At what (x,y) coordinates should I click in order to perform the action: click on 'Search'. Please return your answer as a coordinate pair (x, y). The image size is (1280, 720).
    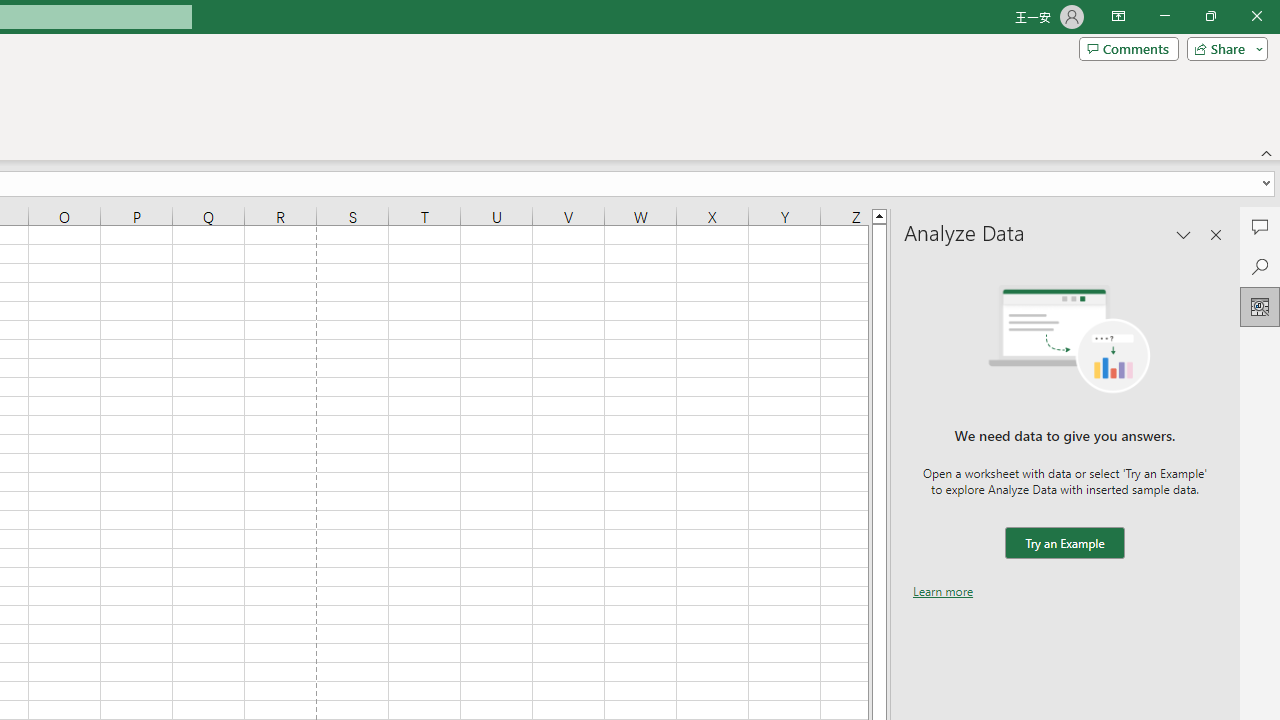
    Looking at the image, I should click on (1259, 266).